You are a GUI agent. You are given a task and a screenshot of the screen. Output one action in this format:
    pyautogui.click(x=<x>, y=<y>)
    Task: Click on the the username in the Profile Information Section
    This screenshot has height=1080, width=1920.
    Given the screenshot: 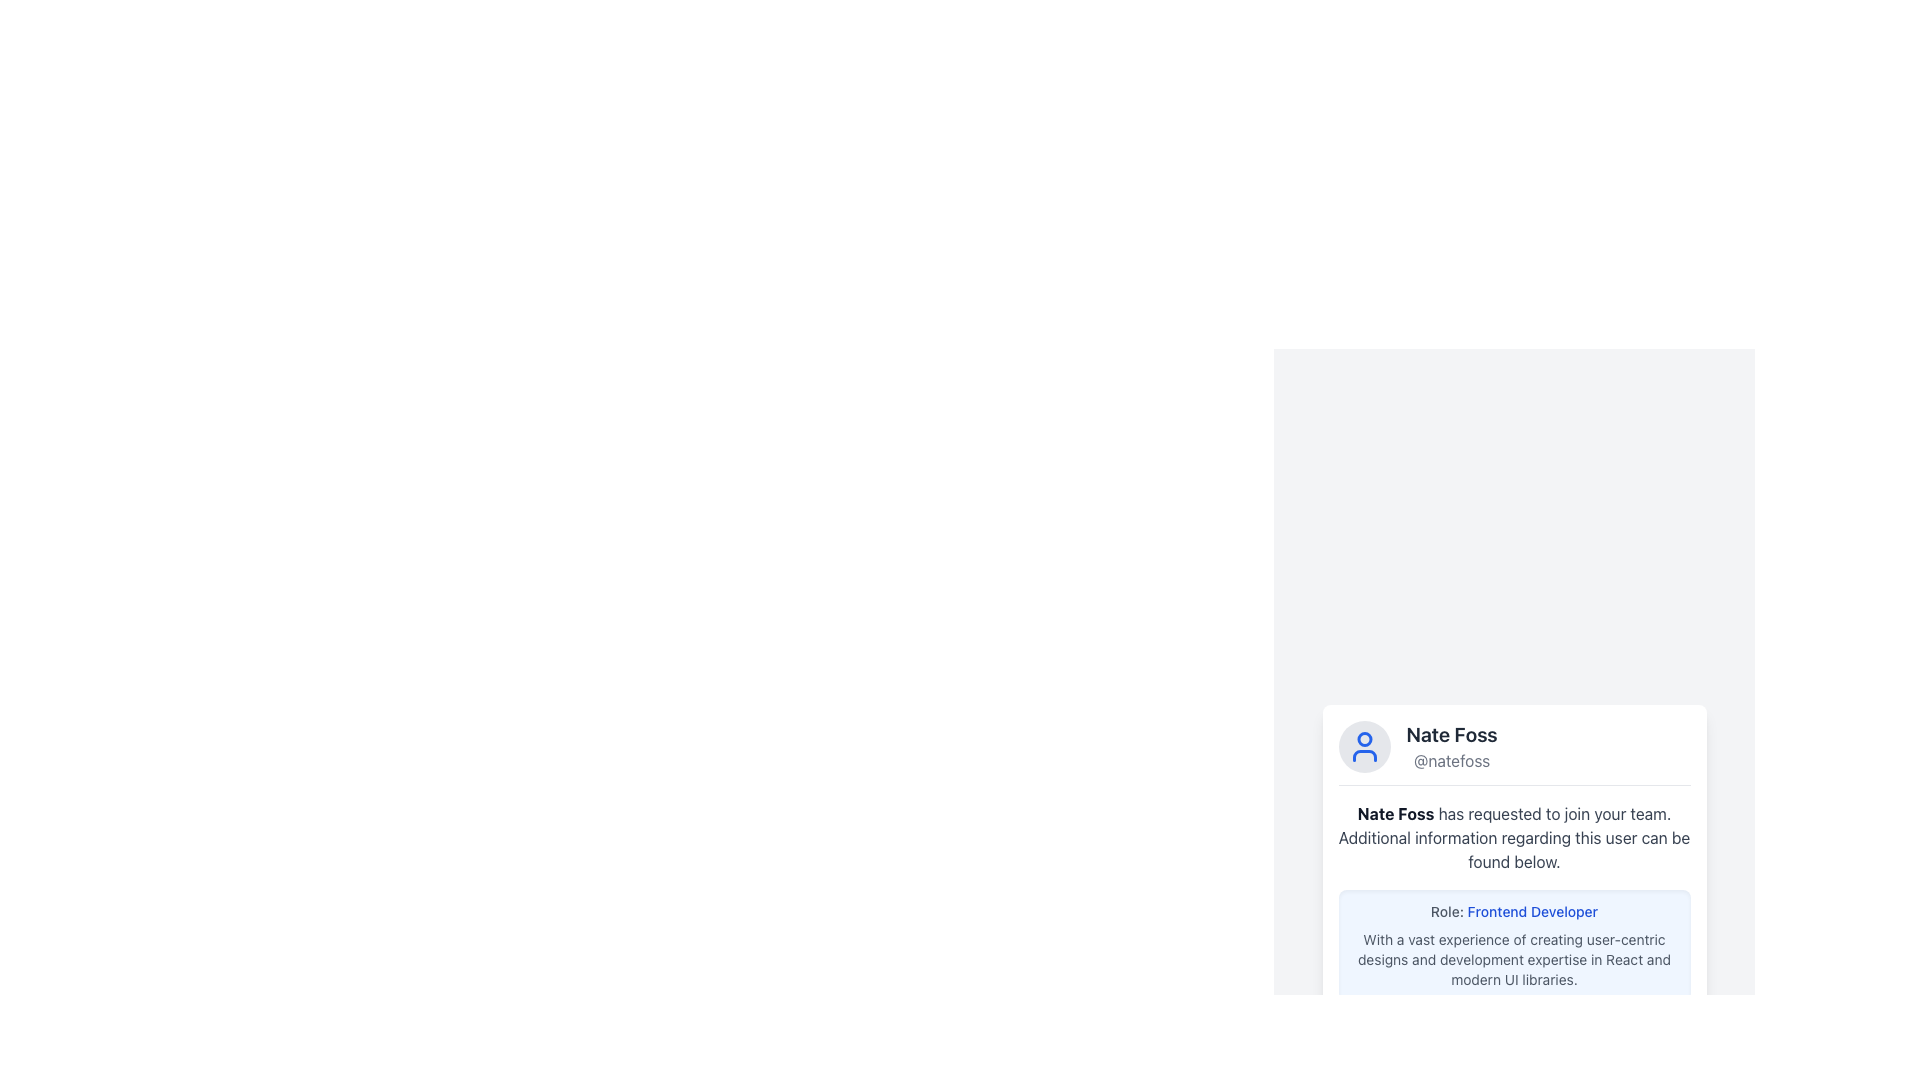 What is the action you would take?
    pyautogui.click(x=1514, y=752)
    